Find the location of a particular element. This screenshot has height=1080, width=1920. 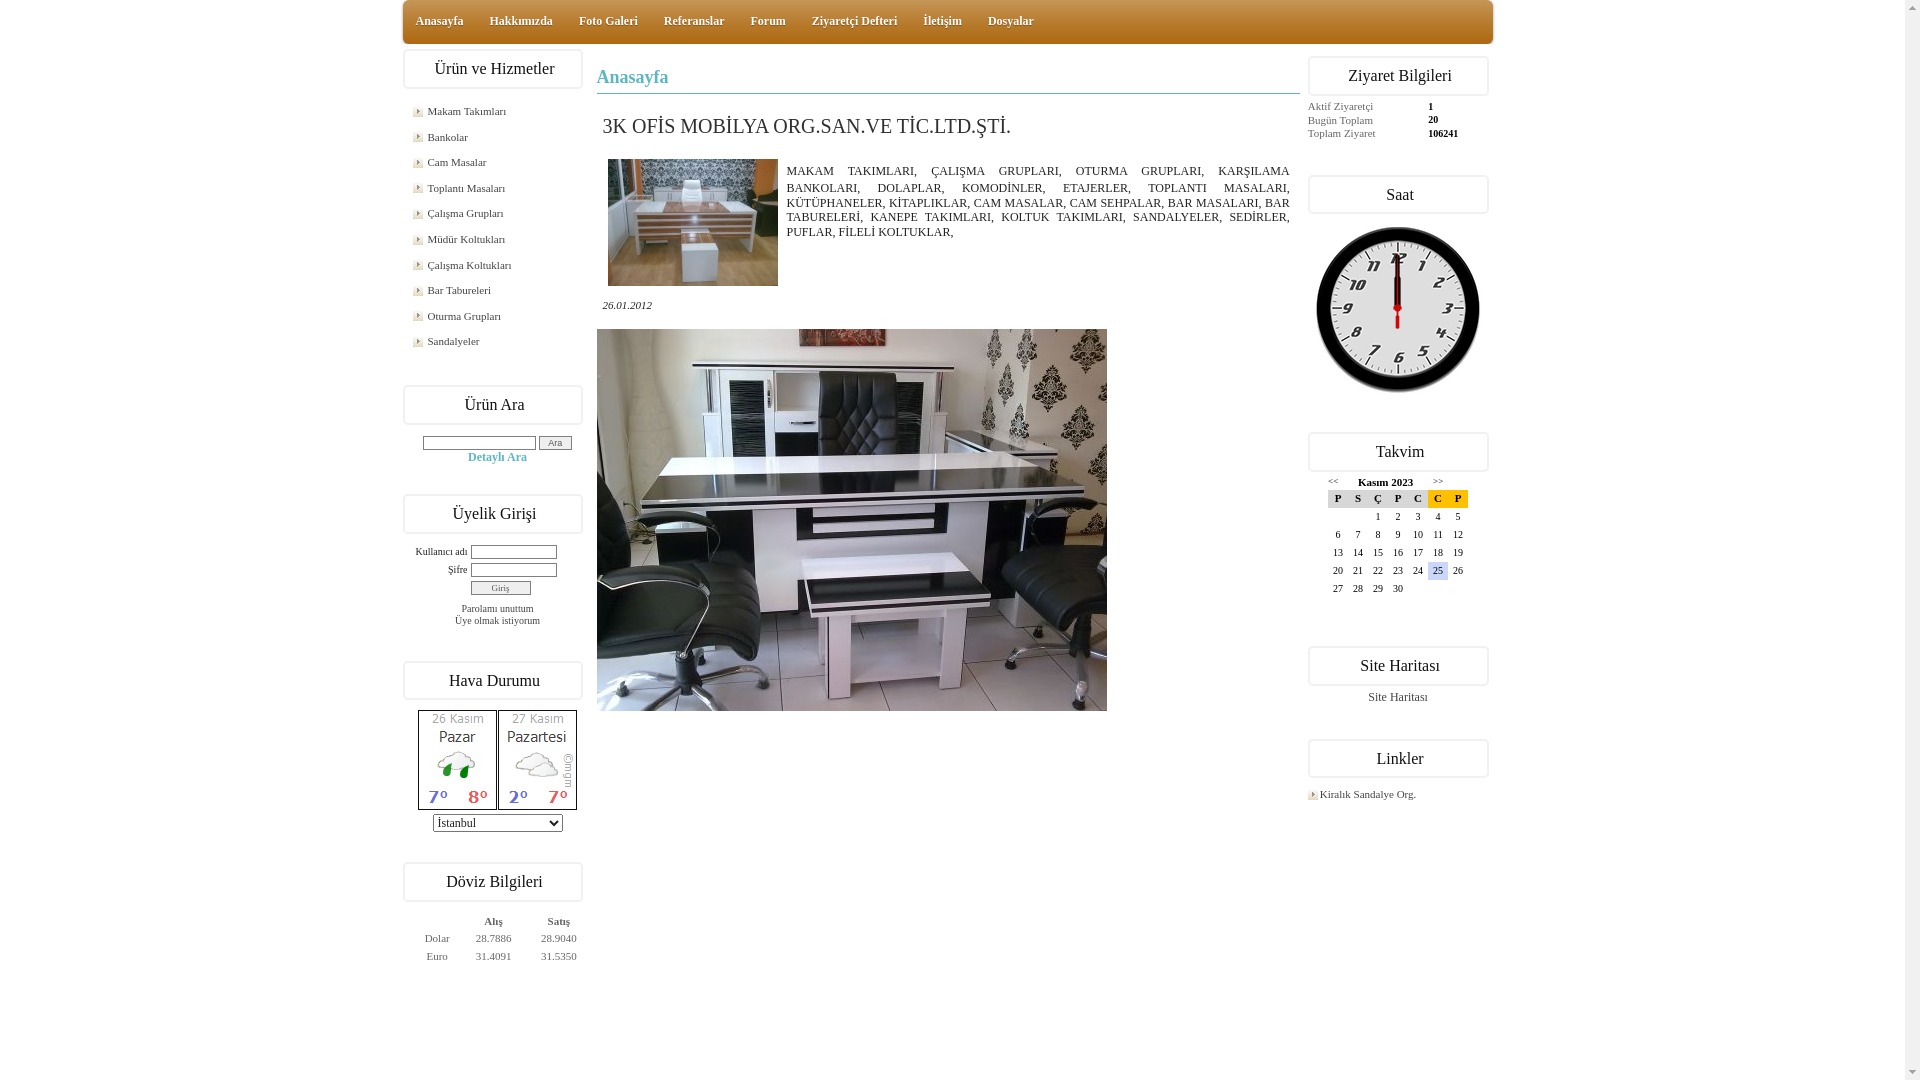

'17' is located at coordinates (1416, 552).